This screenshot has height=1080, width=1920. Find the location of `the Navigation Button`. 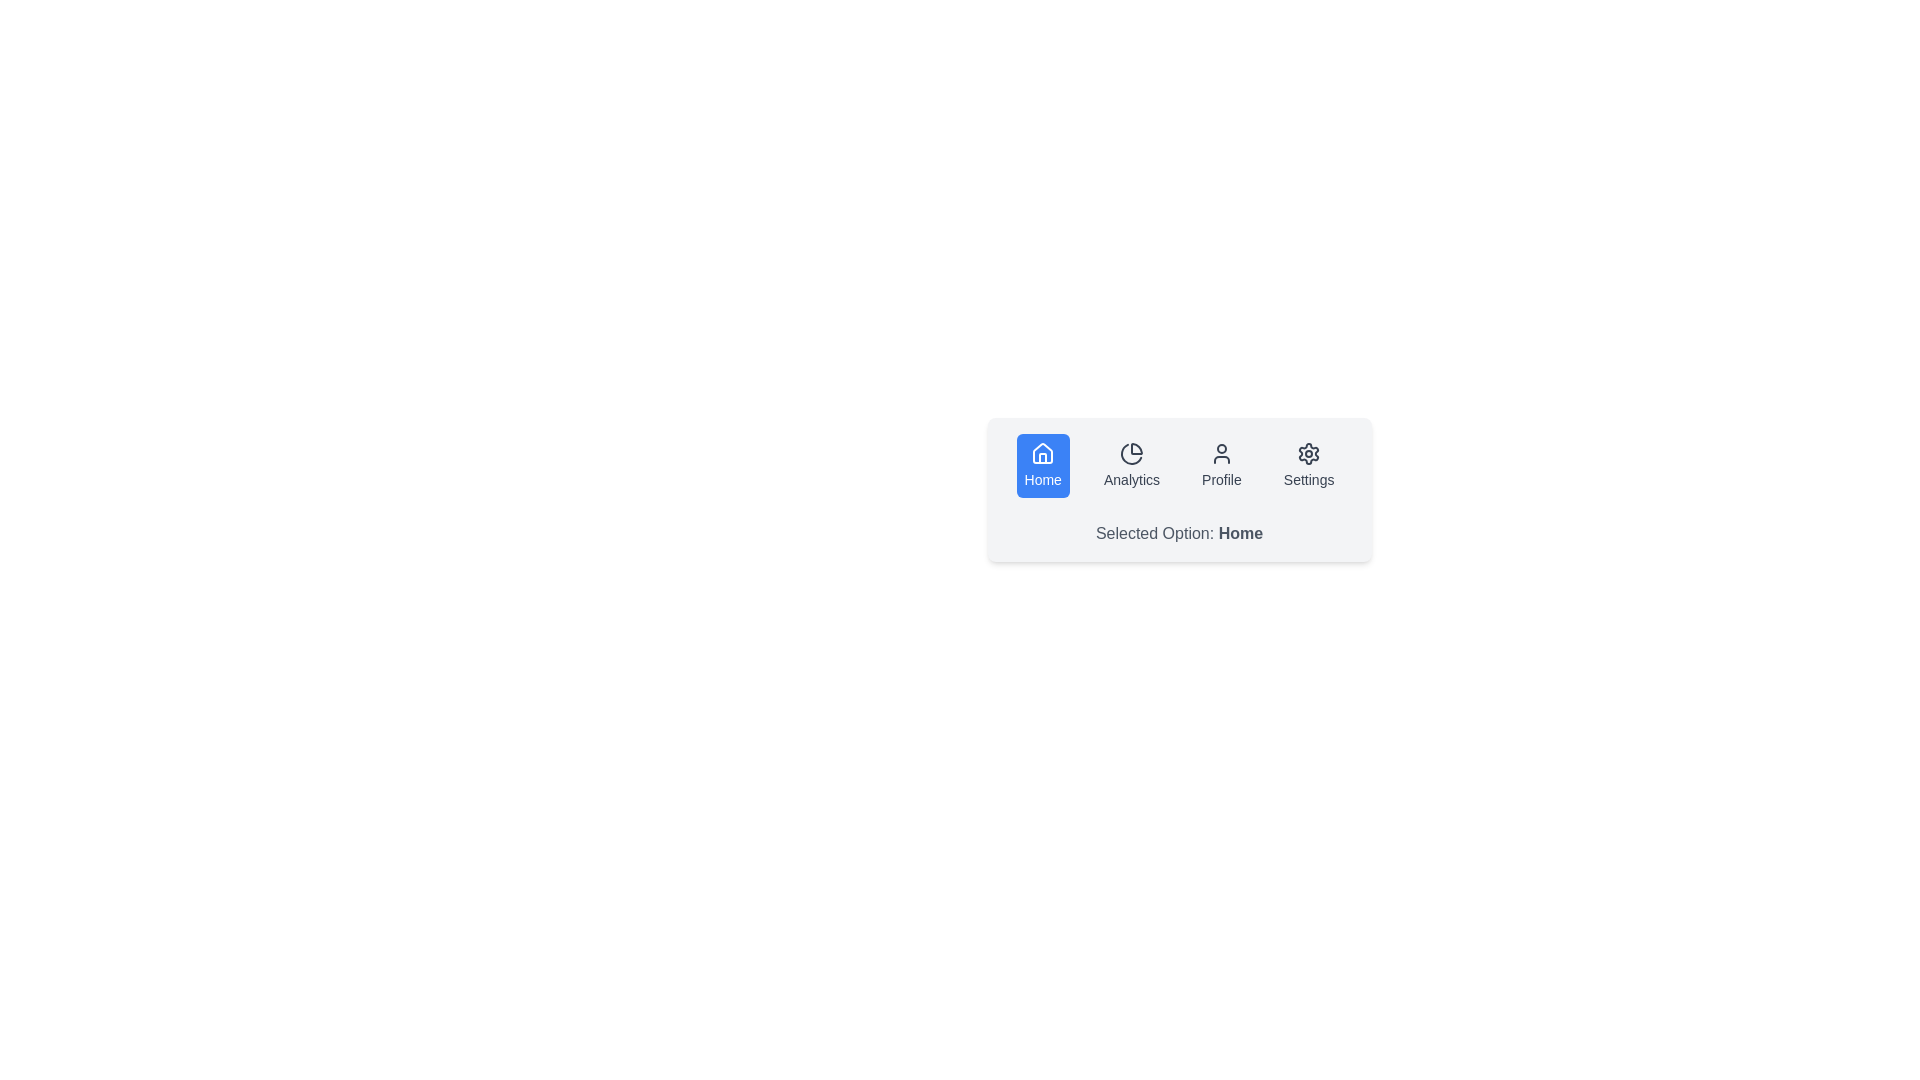

the Navigation Button is located at coordinates (1309, 466).